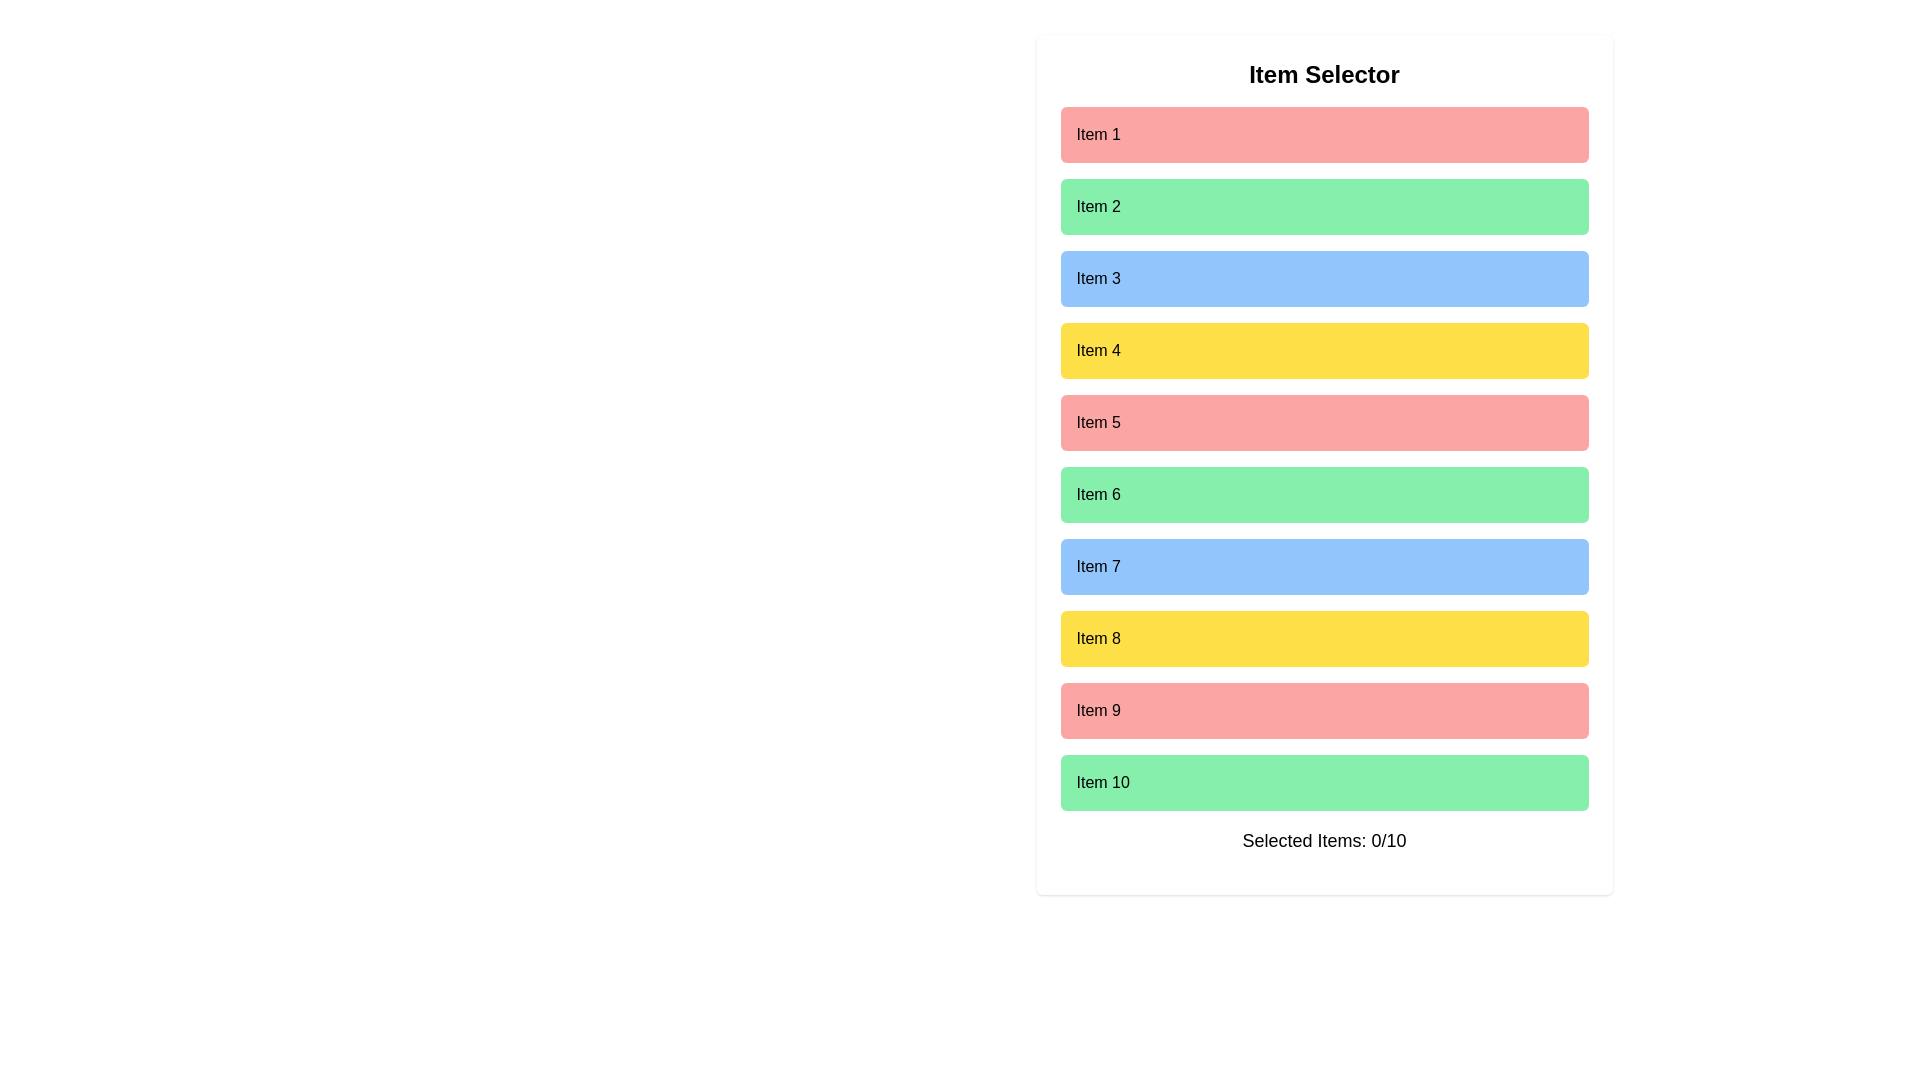 The image size is (1920, 1080). What do you see at coordinates (1097, 278) in the screenshot?
I see `the Text Label representing 'Item 3' in the interactive list` at bounding box center [1097, 278].